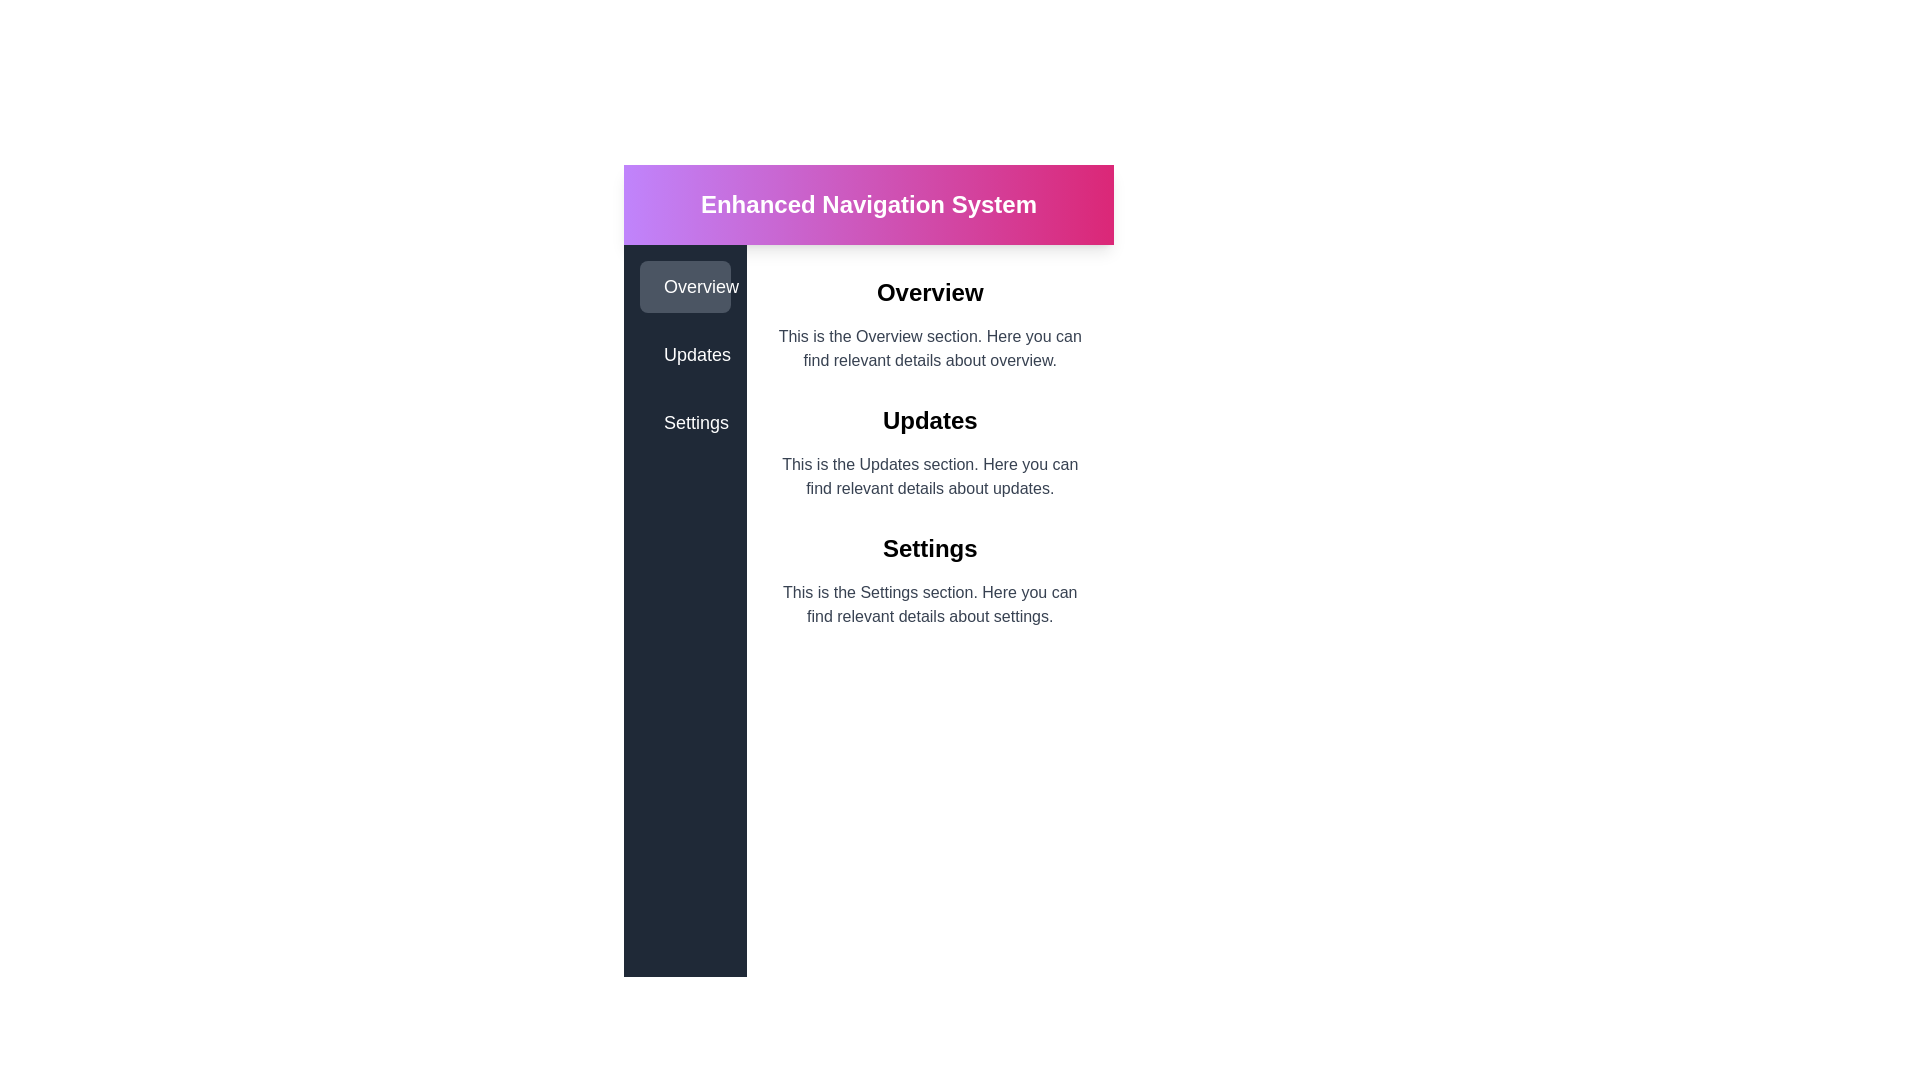 The width and height of the screenshot is (1920, 1080). I want to click on the star-shaped icon located next to the text 'Overview' in the left sidebar of the layout, so click(663, 286).